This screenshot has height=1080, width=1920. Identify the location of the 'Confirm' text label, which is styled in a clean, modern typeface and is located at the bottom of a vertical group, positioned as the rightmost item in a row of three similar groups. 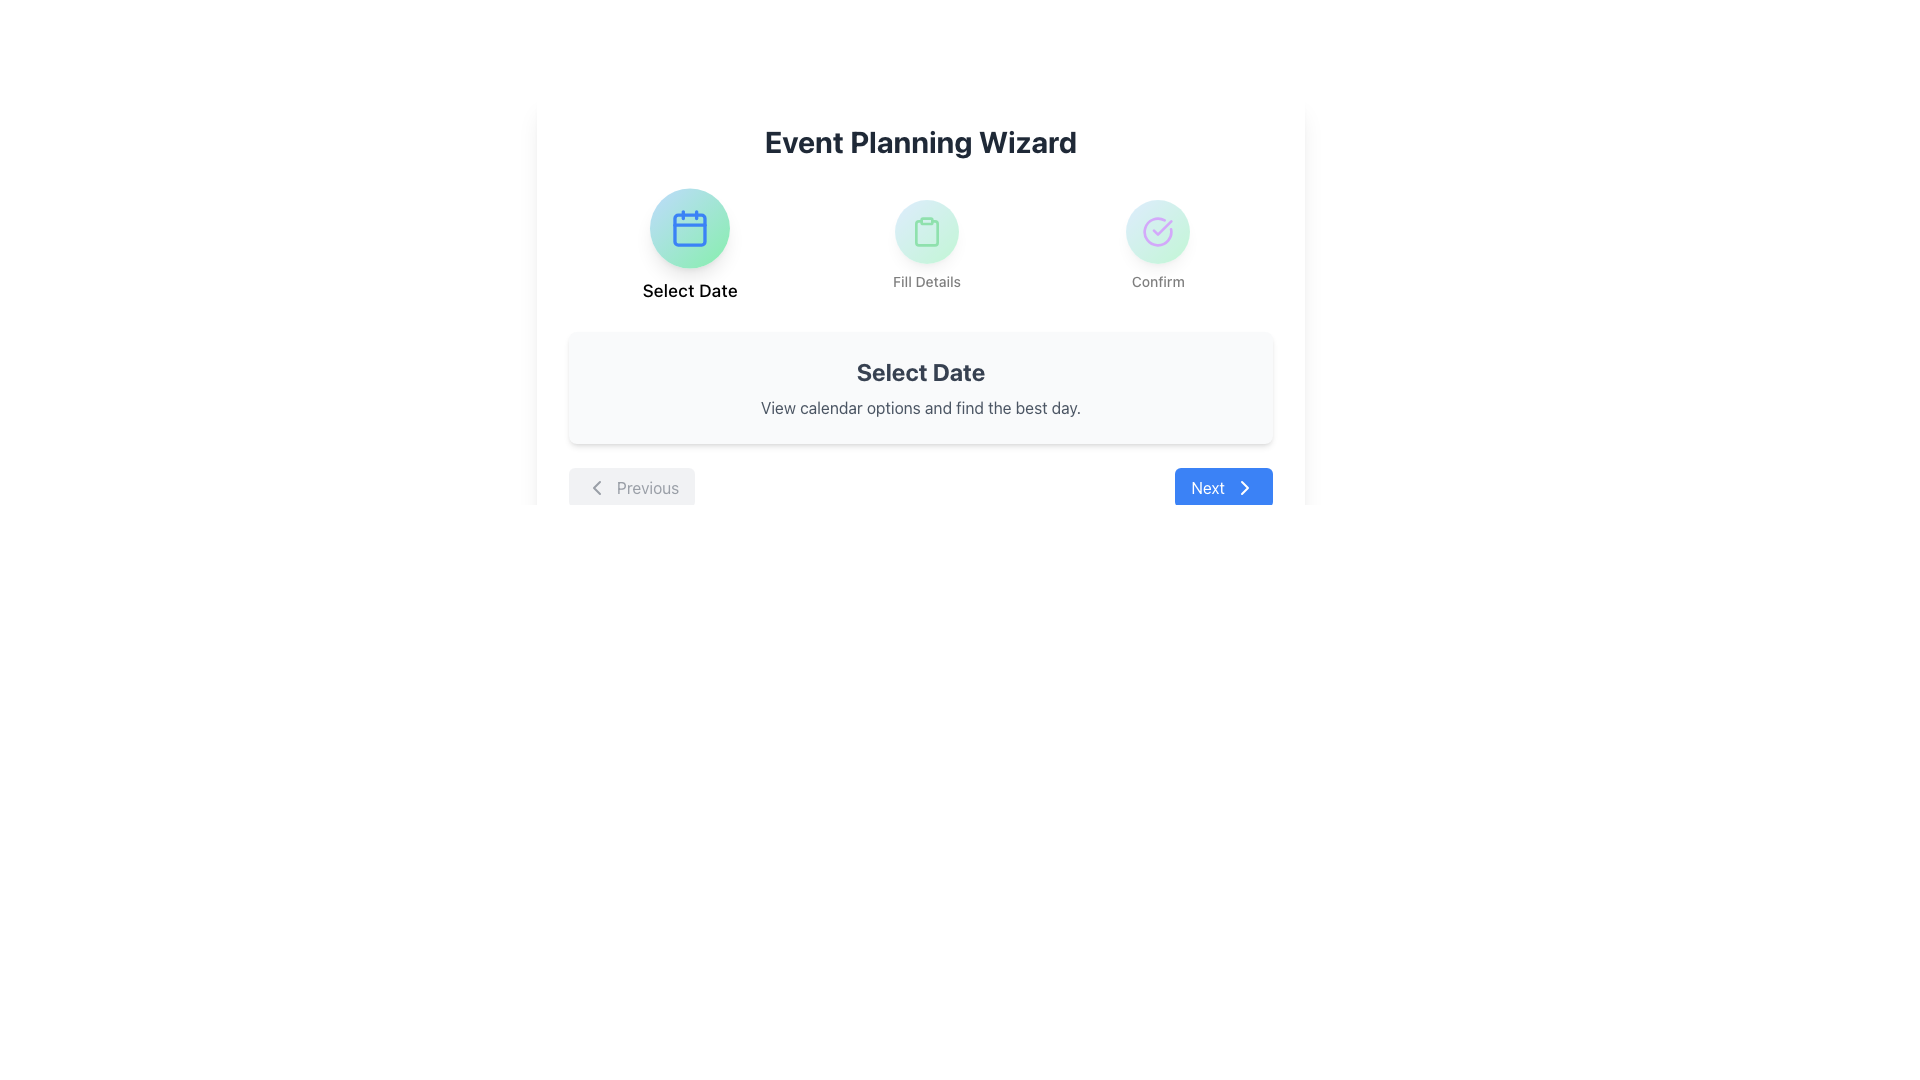
(1158, 281).